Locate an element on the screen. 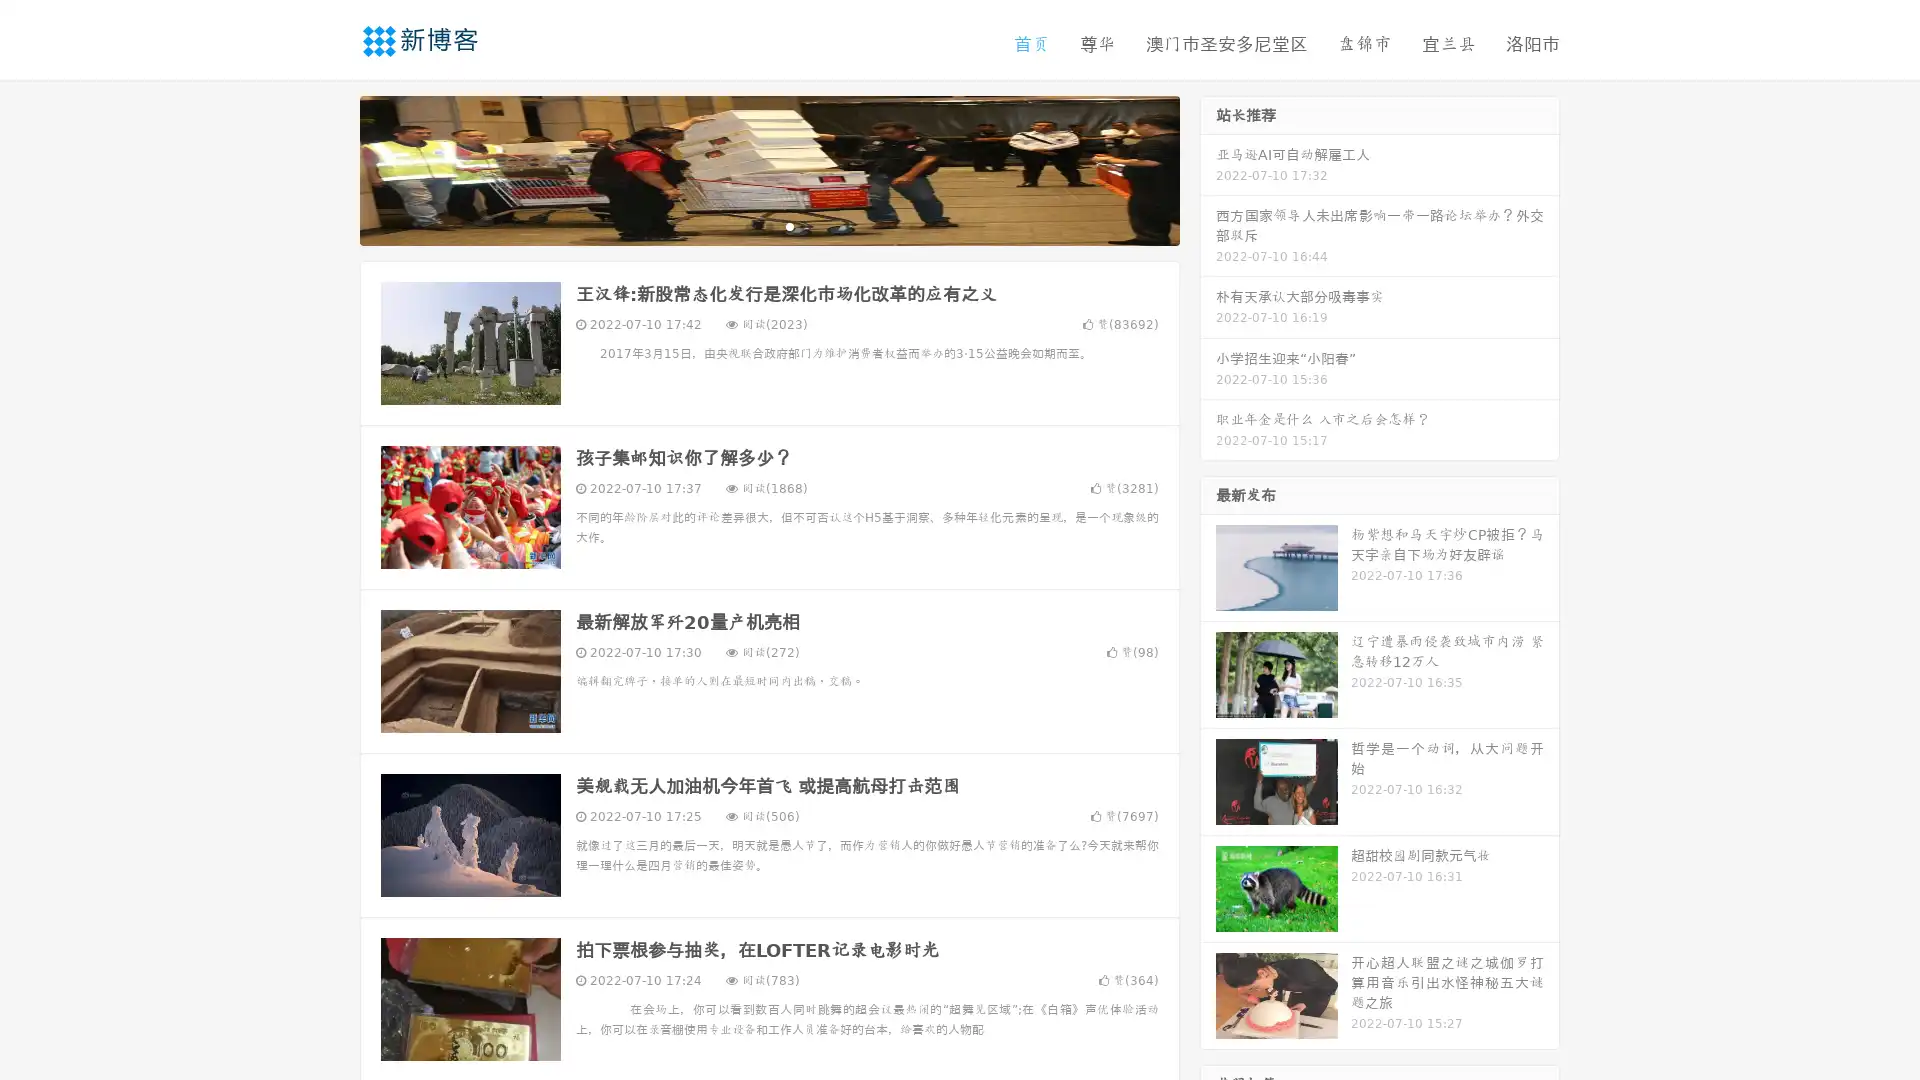  Previous slide is located at coordinates (330, 168).